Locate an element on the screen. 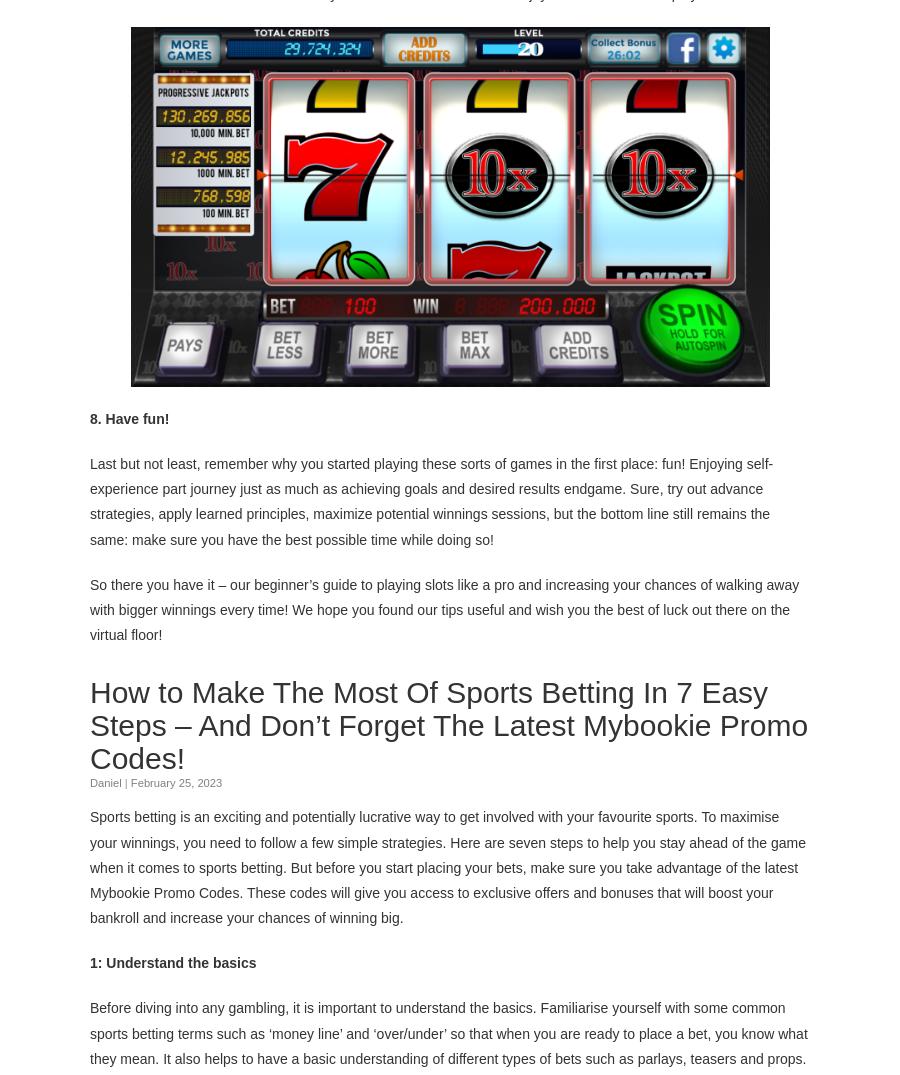 The image size is (900, 1075). 'How to Make The Most Of Sports Betting In 7 Easy Steps – And Don’t Forget The Latest Mybookie Promo Codes!' is located at coordinates (449, 724).